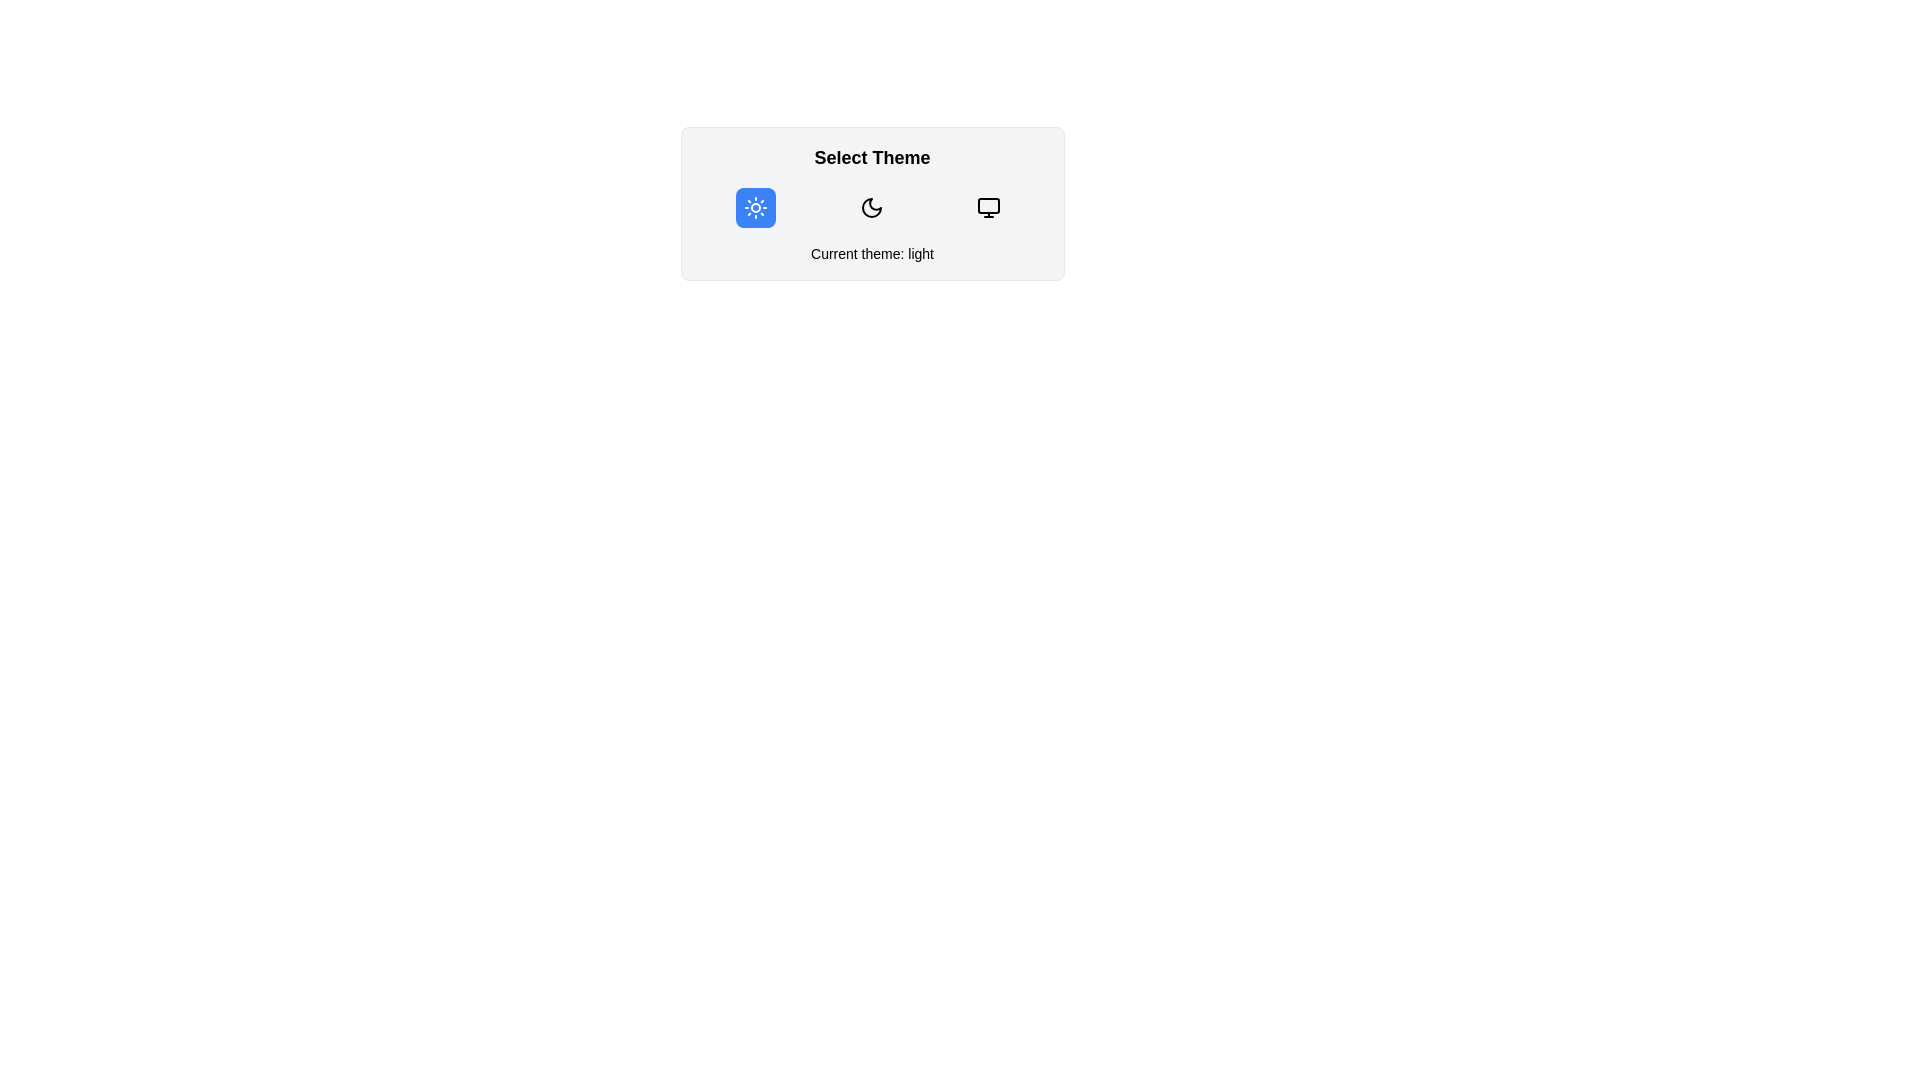 This screenshot has height=1080, width=1920. I want to click on the rightmost button with a rounded rectangular shape and a computer monitor icon, so click(989, 208).